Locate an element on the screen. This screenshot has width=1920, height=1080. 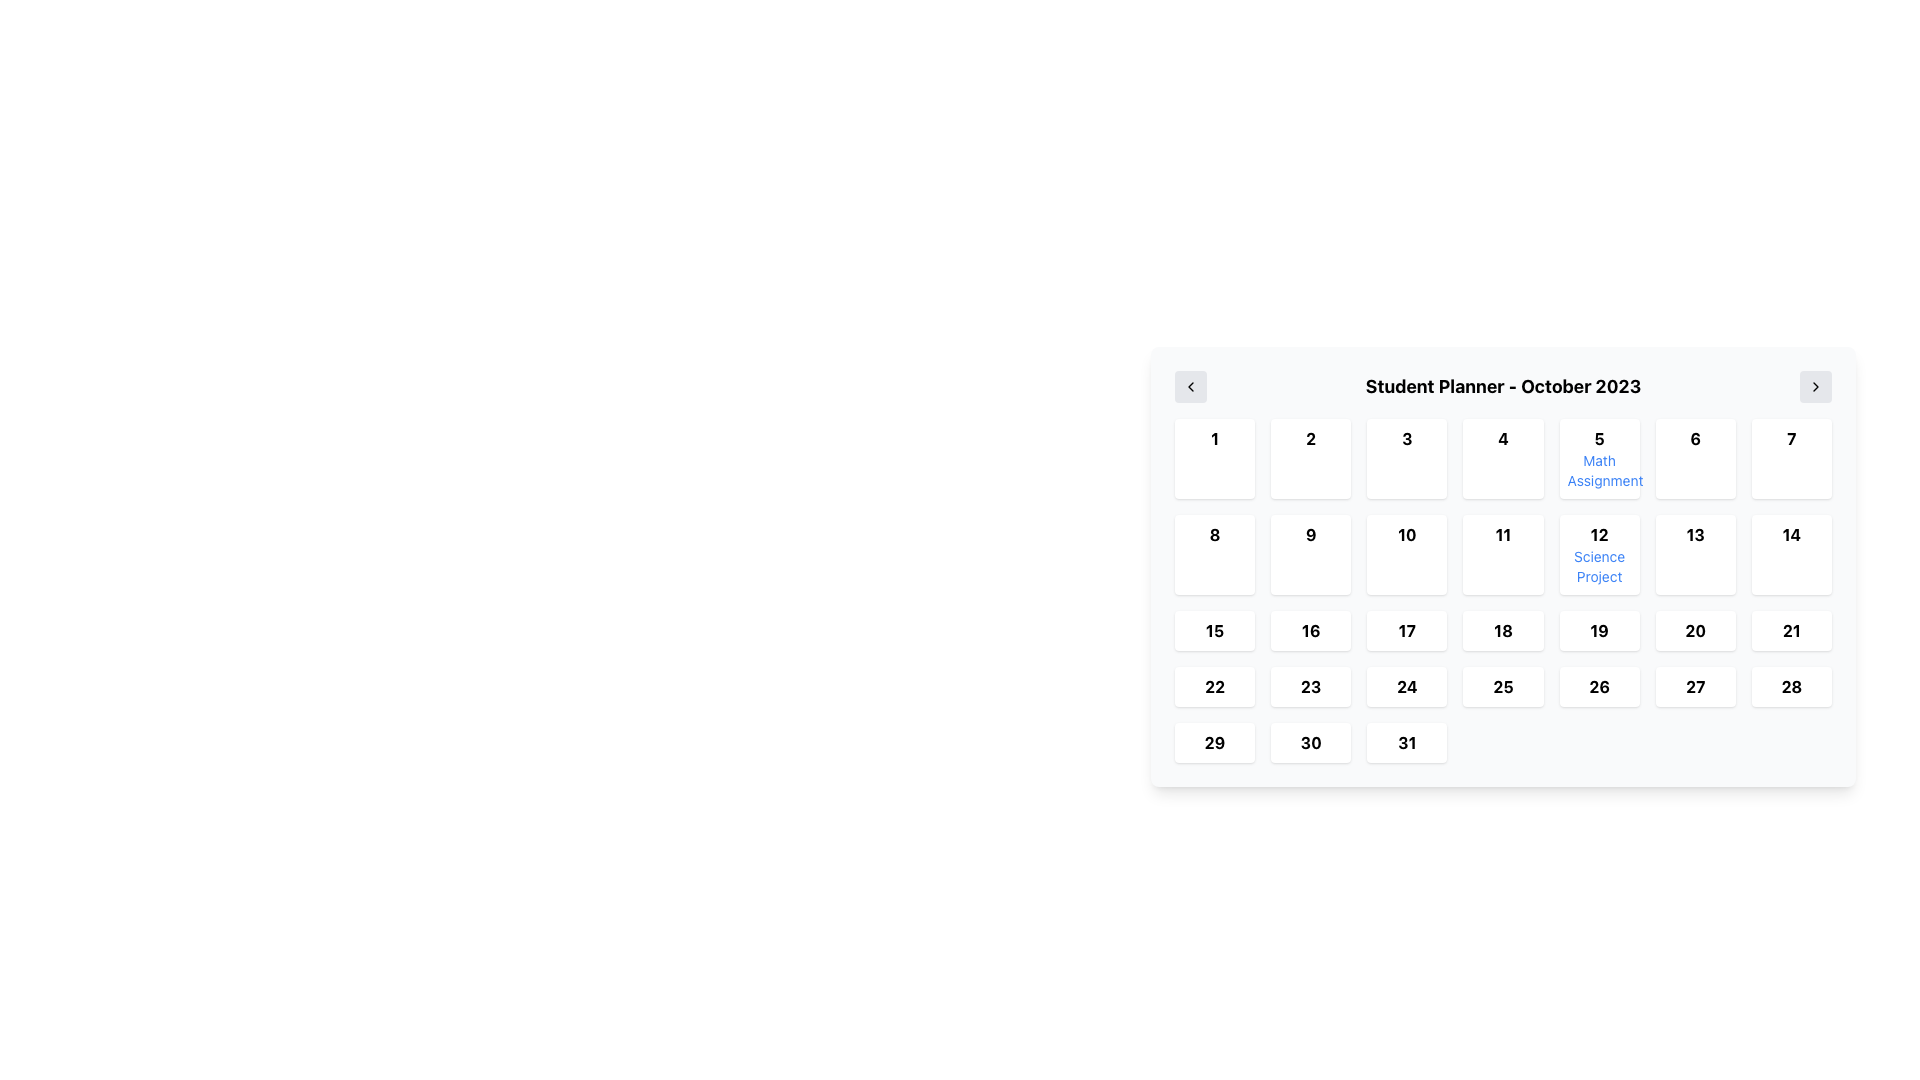
the Calendar day box representing the day '8' is located at coordinates (1213, 555).